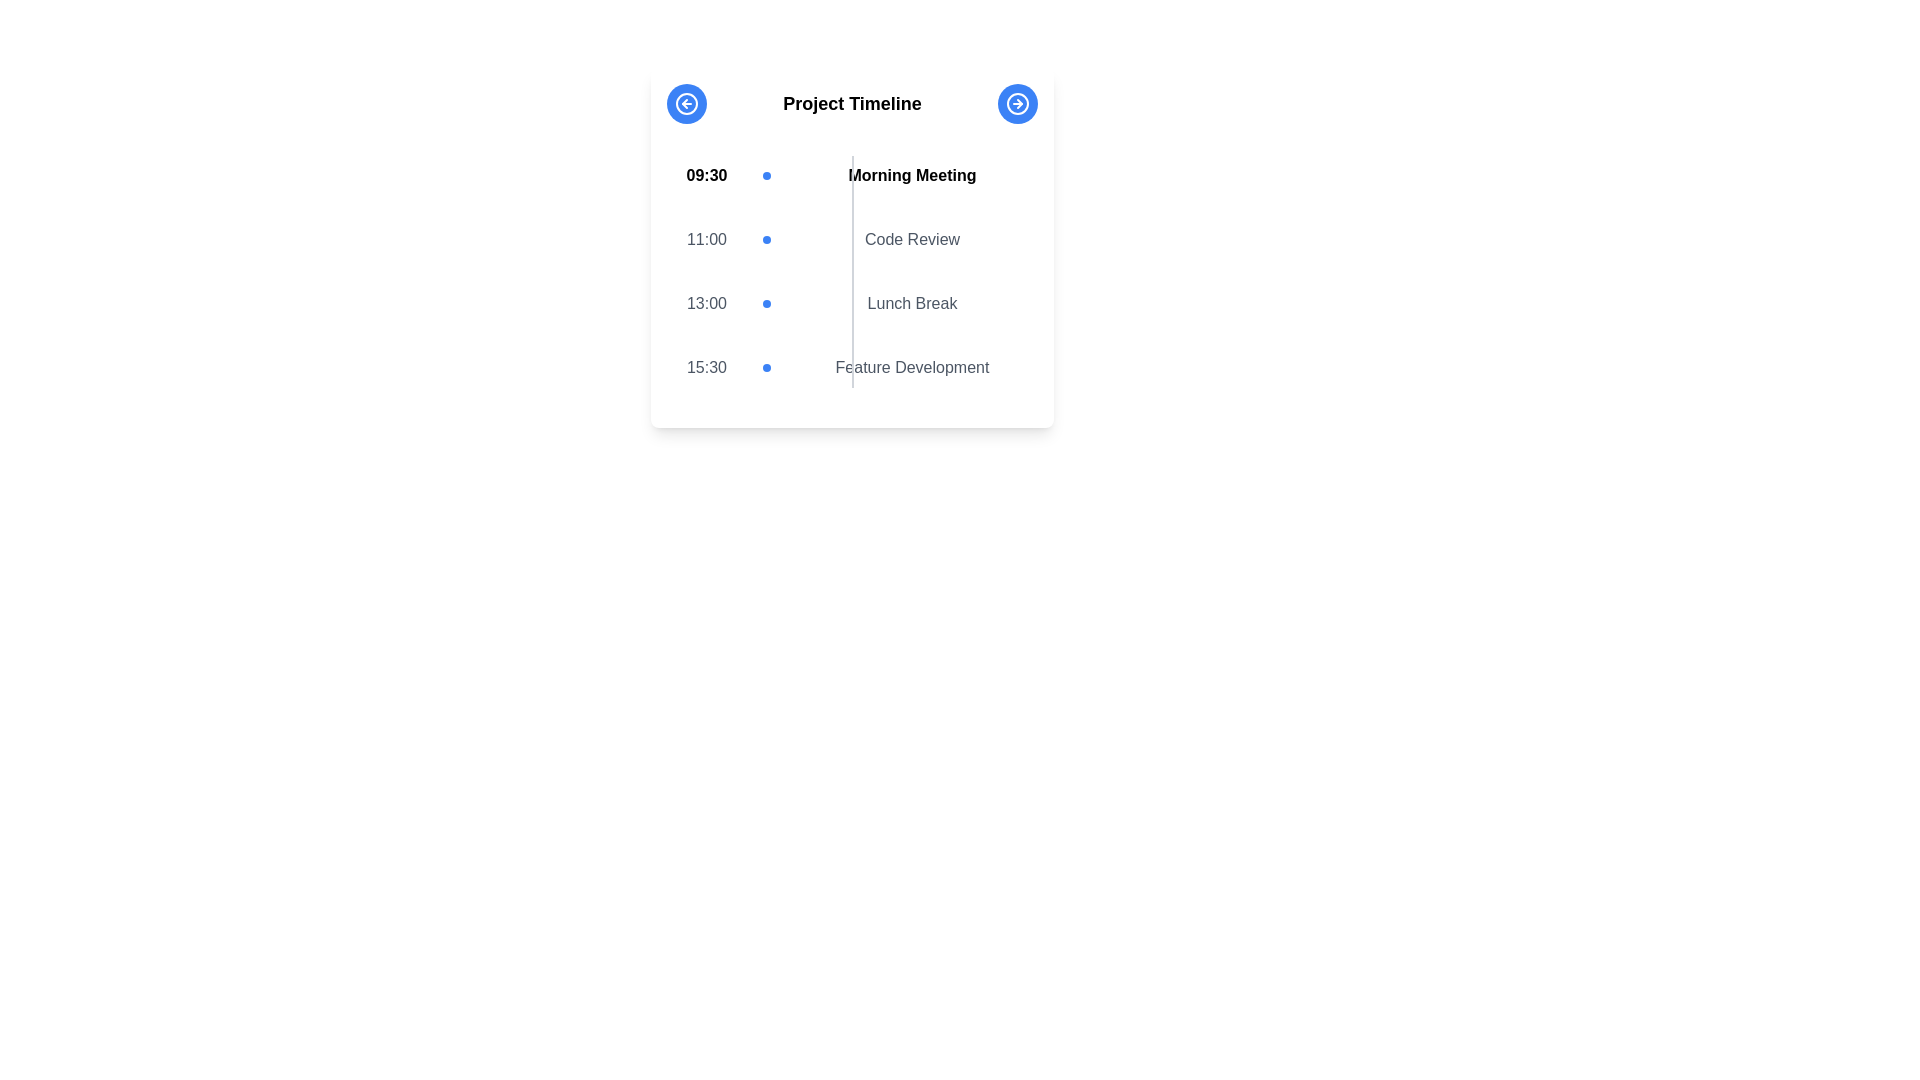 This screenshot has width=1920, height=1080. I want to click on the circular icon-based button located at the top-right corner of the card, aligned with the text 'Project Timeline', so click(1017, 104).